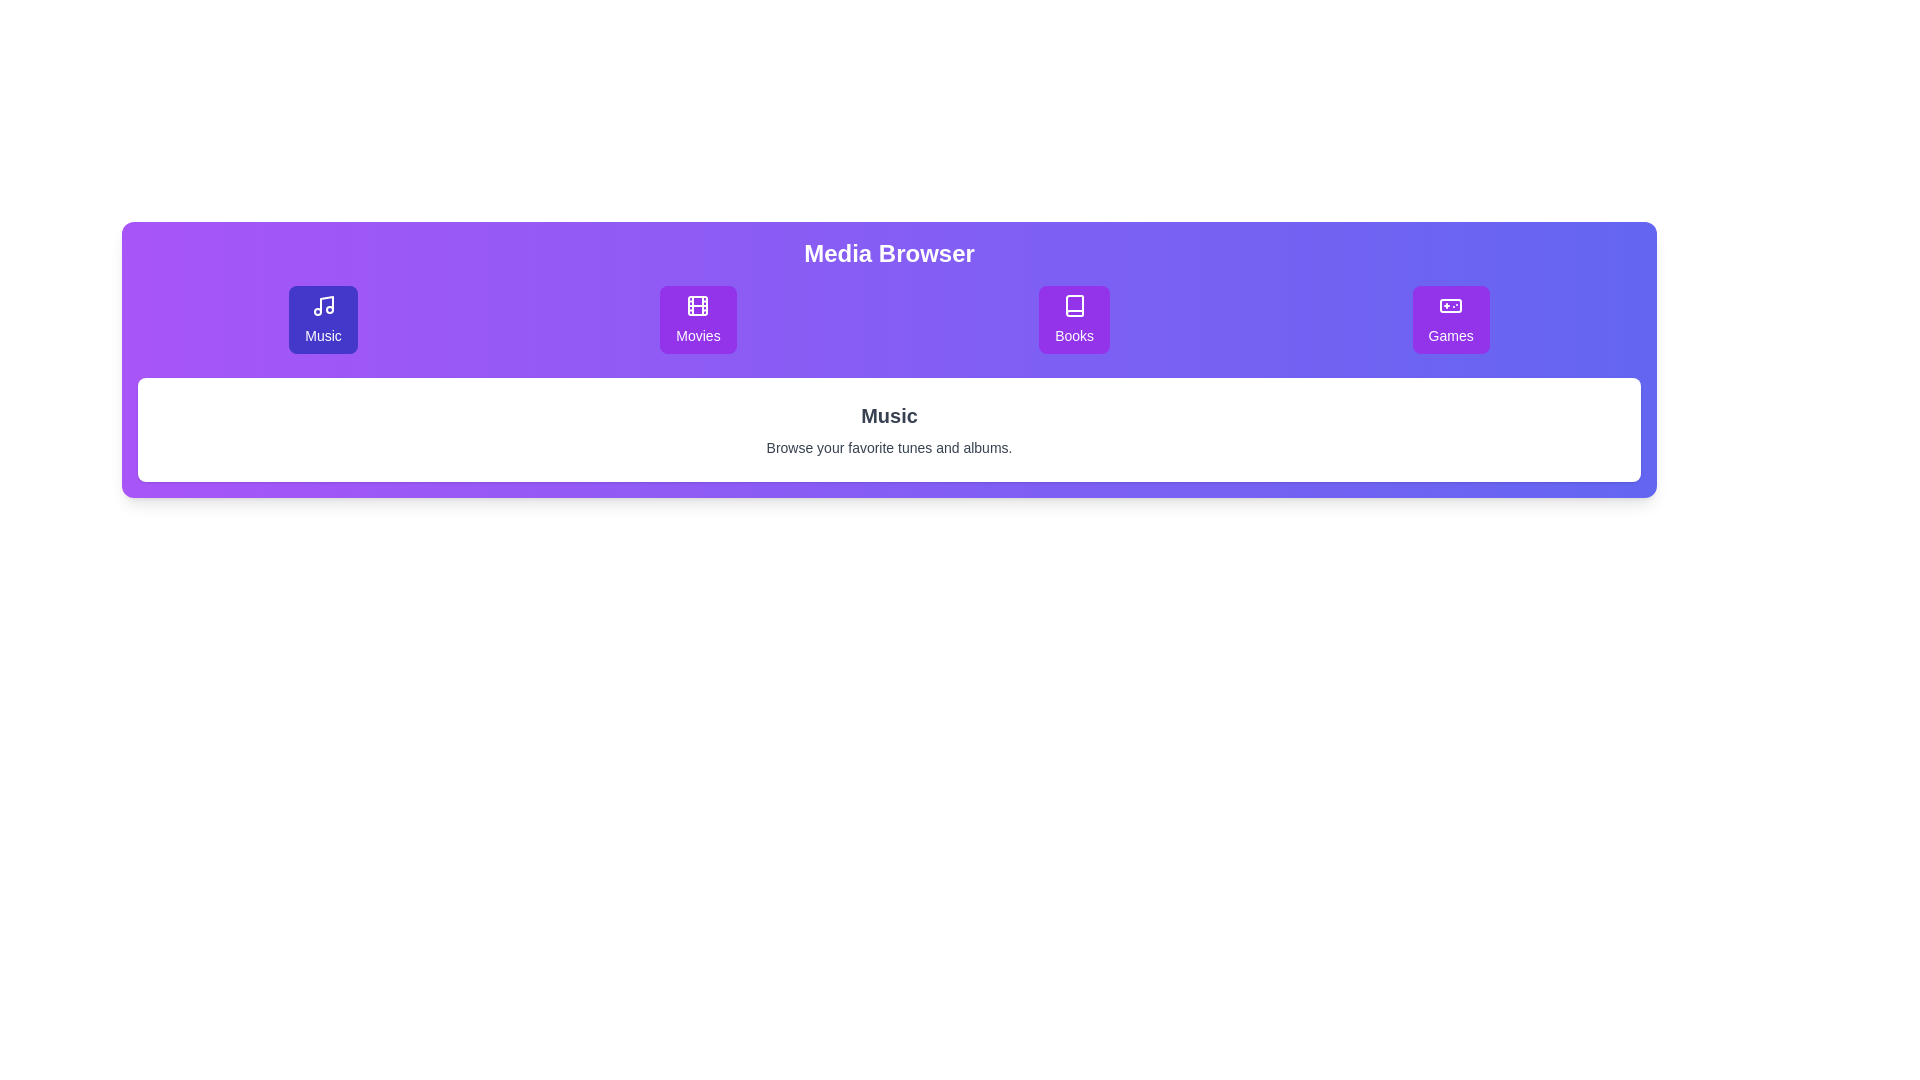 Image resolution: width=1920 pixels, height=1080 pixels. What do you see at coordinates (323, 319) in the screenshot?
I see `the 'Music' category button, which is the first button in a horizontal row of four buttons` at bounding box center [323, 319].